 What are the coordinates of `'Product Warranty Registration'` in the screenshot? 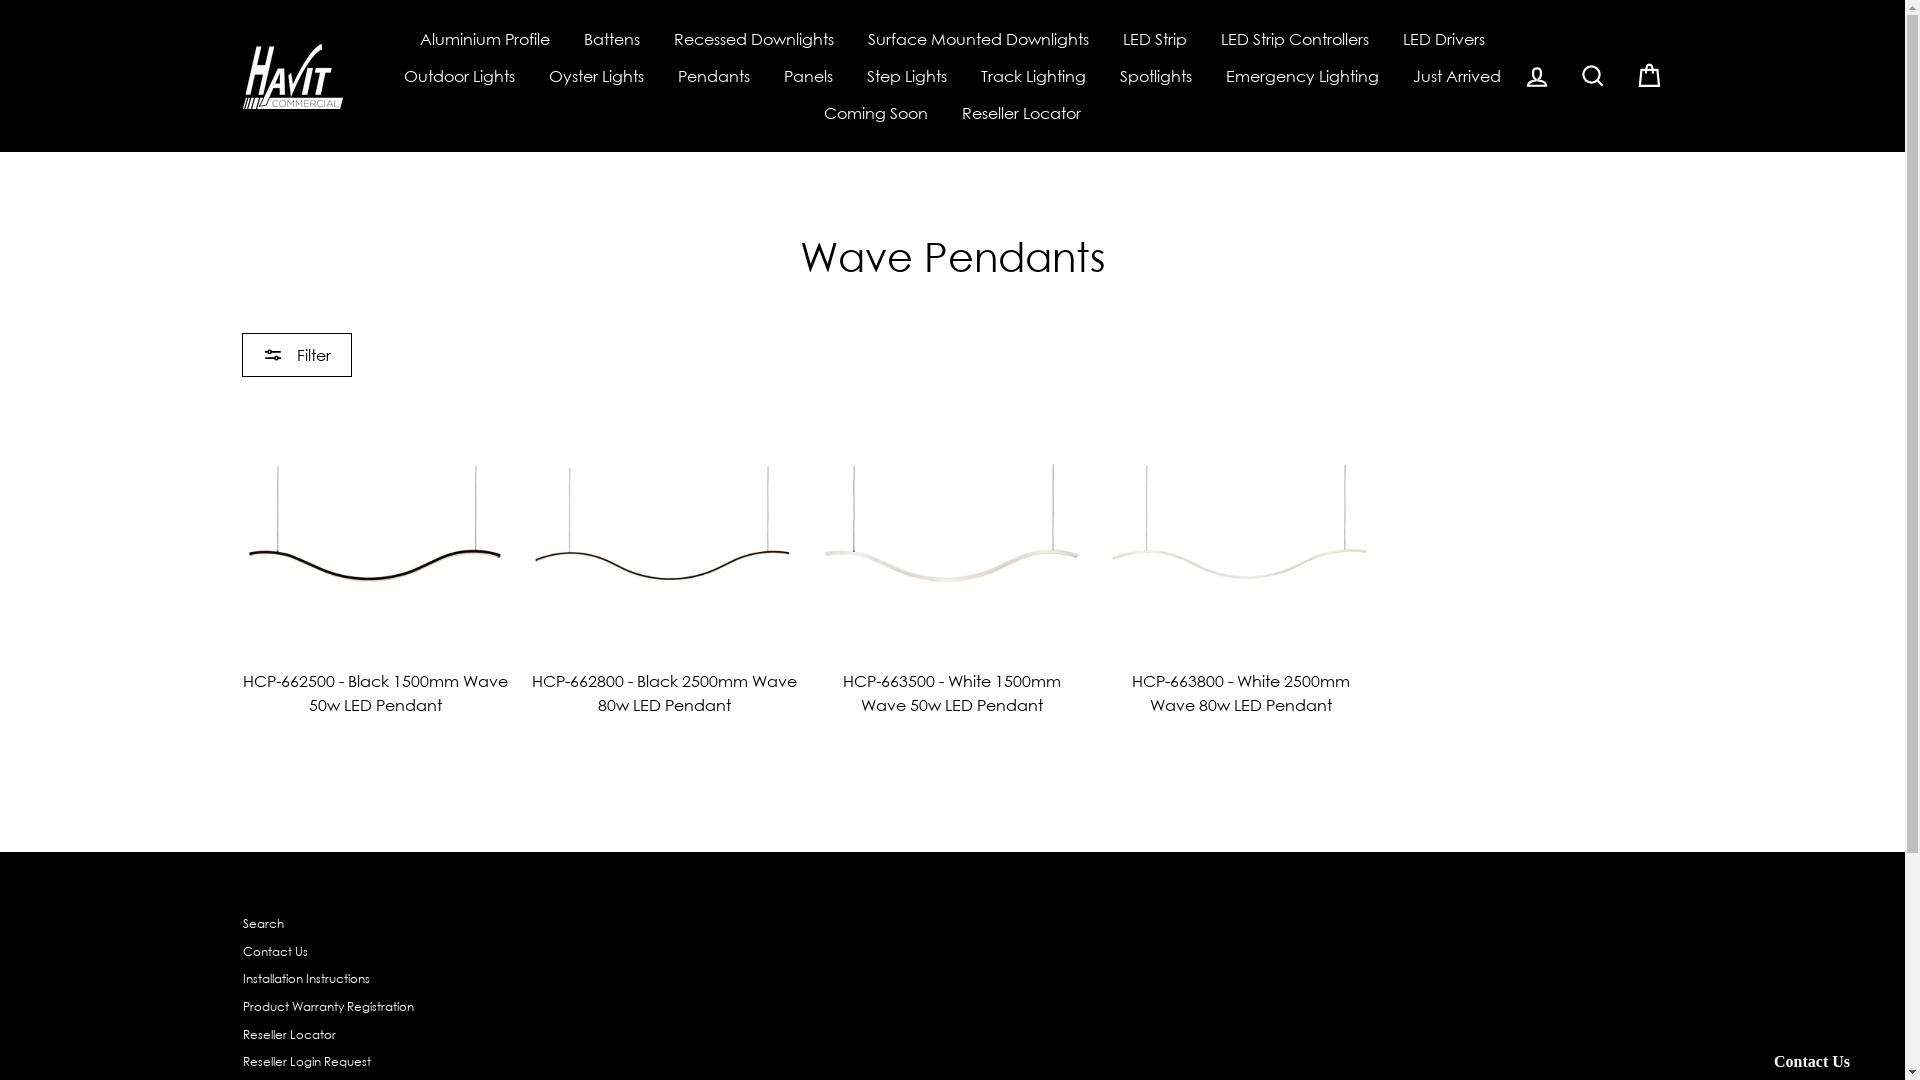 It's located at (327, 1007).